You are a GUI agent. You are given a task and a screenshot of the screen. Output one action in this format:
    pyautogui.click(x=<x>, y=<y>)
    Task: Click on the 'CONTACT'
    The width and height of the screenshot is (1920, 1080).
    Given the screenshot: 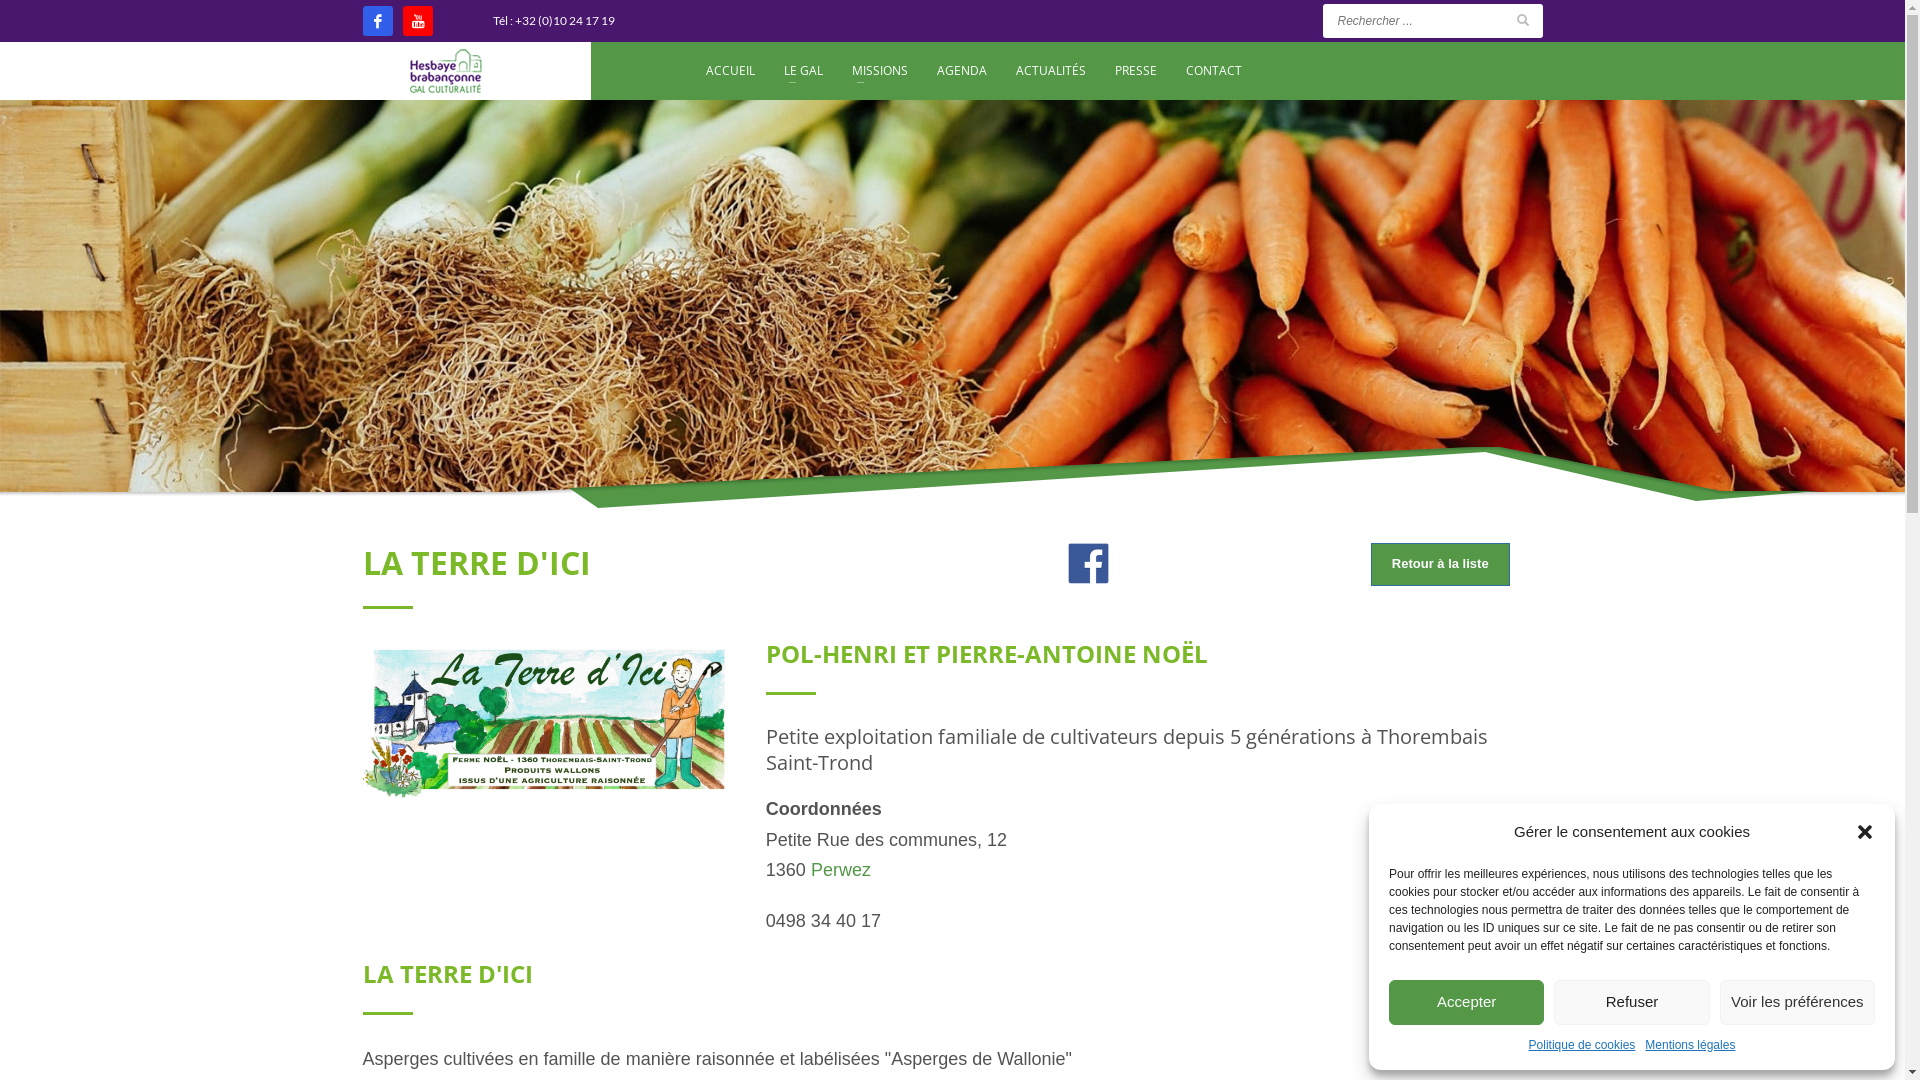 What is the action you would take?
    pyautogui.click(x=1213, y=69)
    